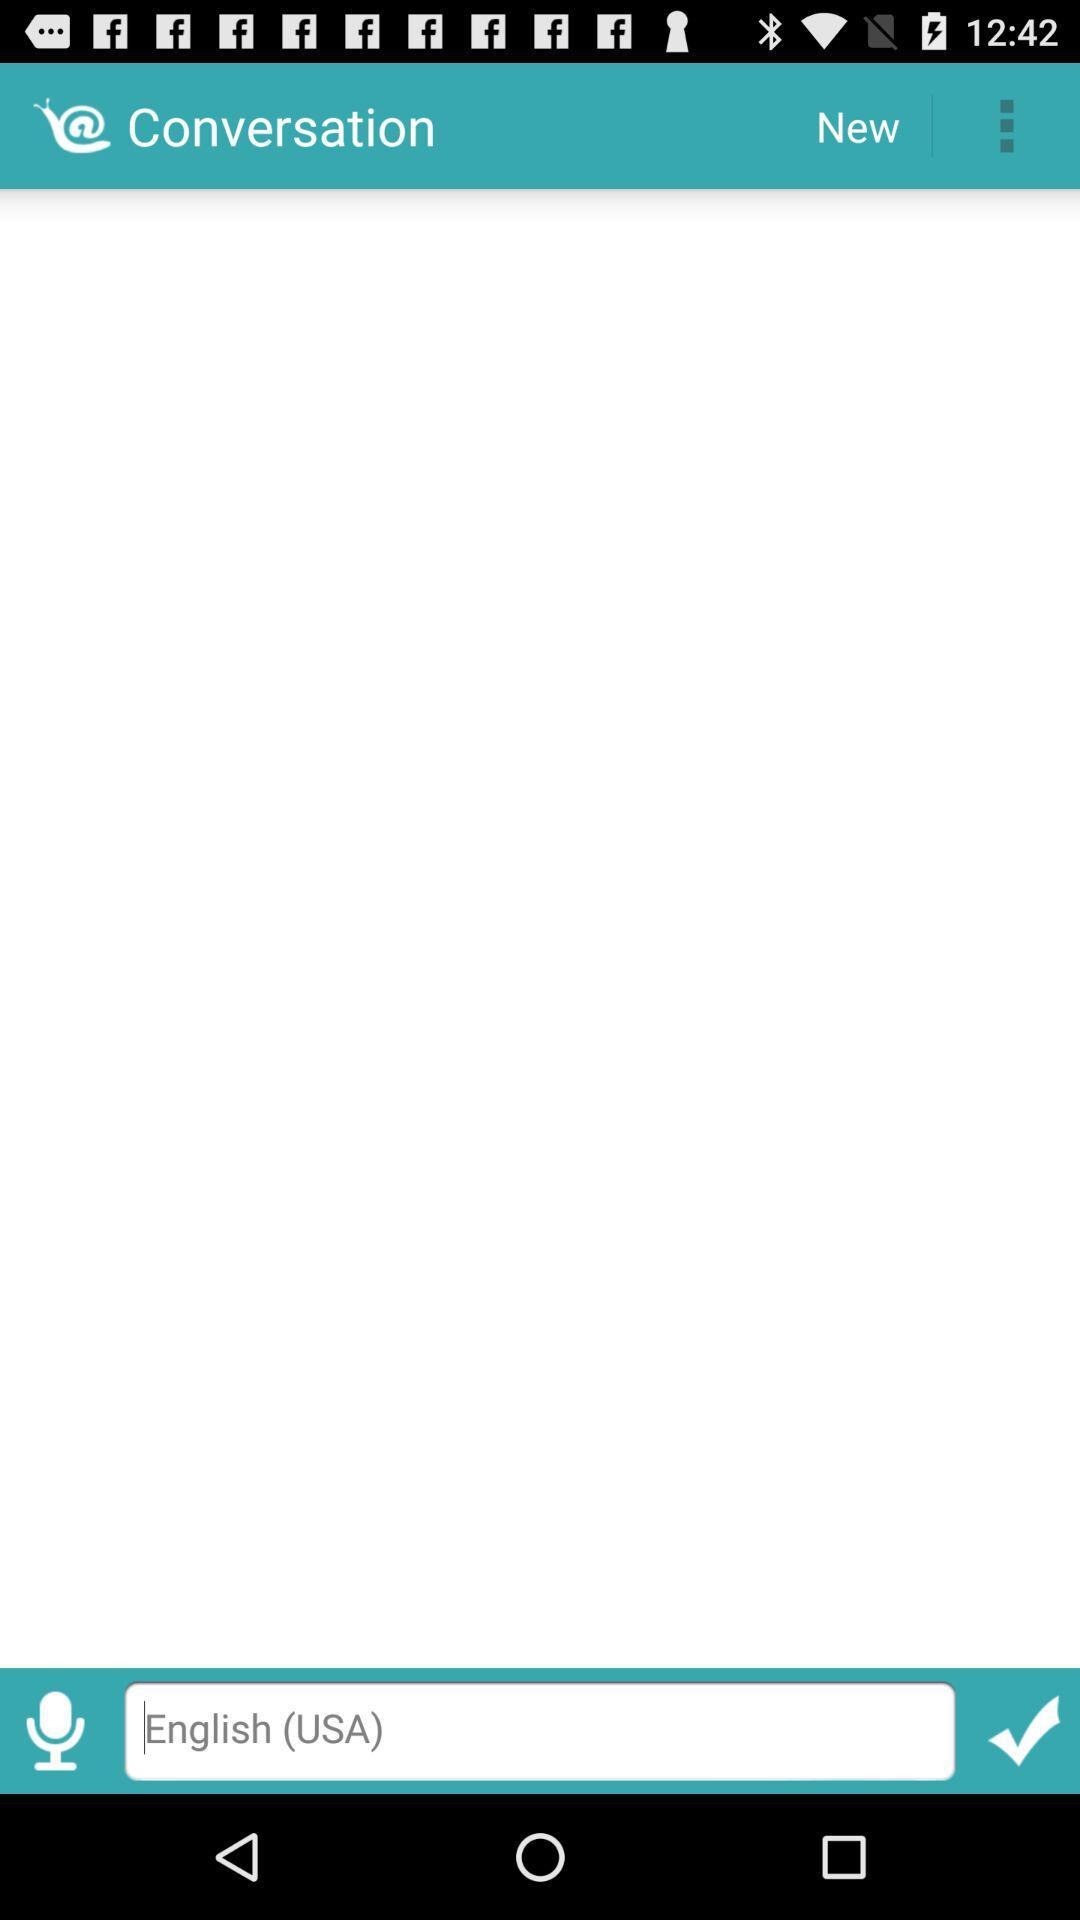 Image resolution: width=1080 pixels, height=1920 pixels. Describe the element at coordinates (1024, 1851) in the screenshot. I see `the check icon` at that location.